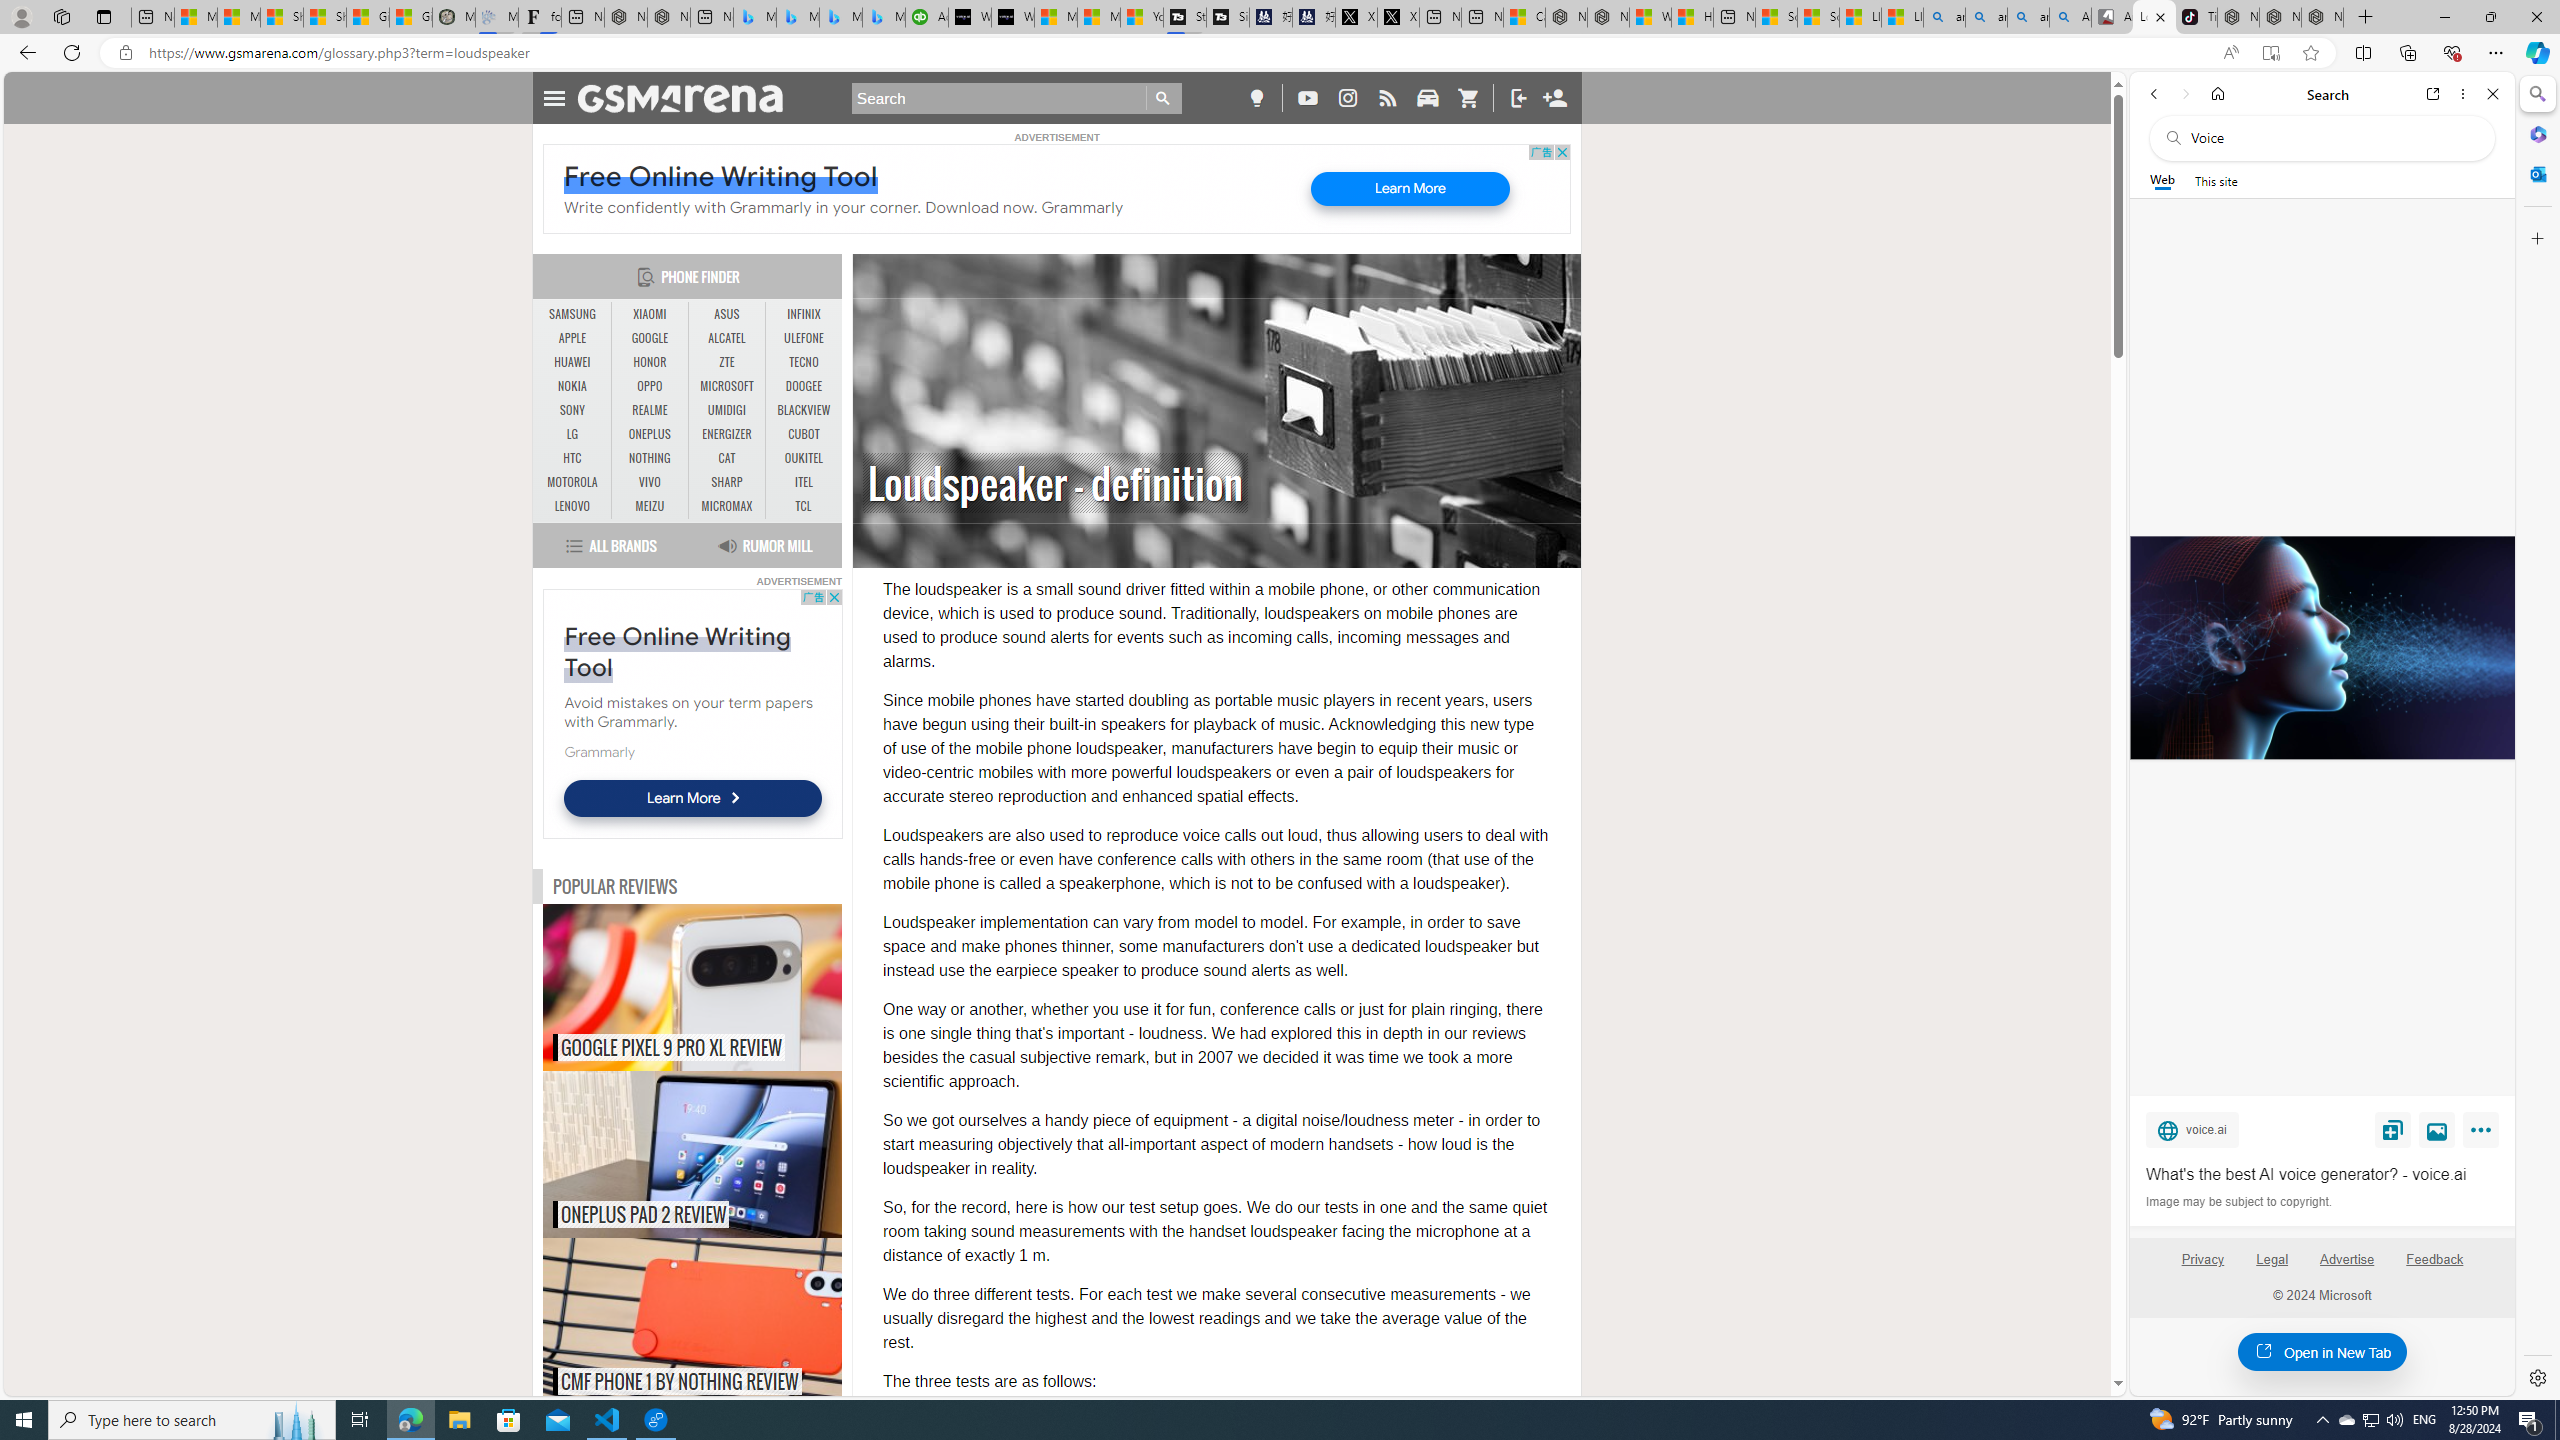  I want to click on 'MICROSOFT', so click(726, 386).